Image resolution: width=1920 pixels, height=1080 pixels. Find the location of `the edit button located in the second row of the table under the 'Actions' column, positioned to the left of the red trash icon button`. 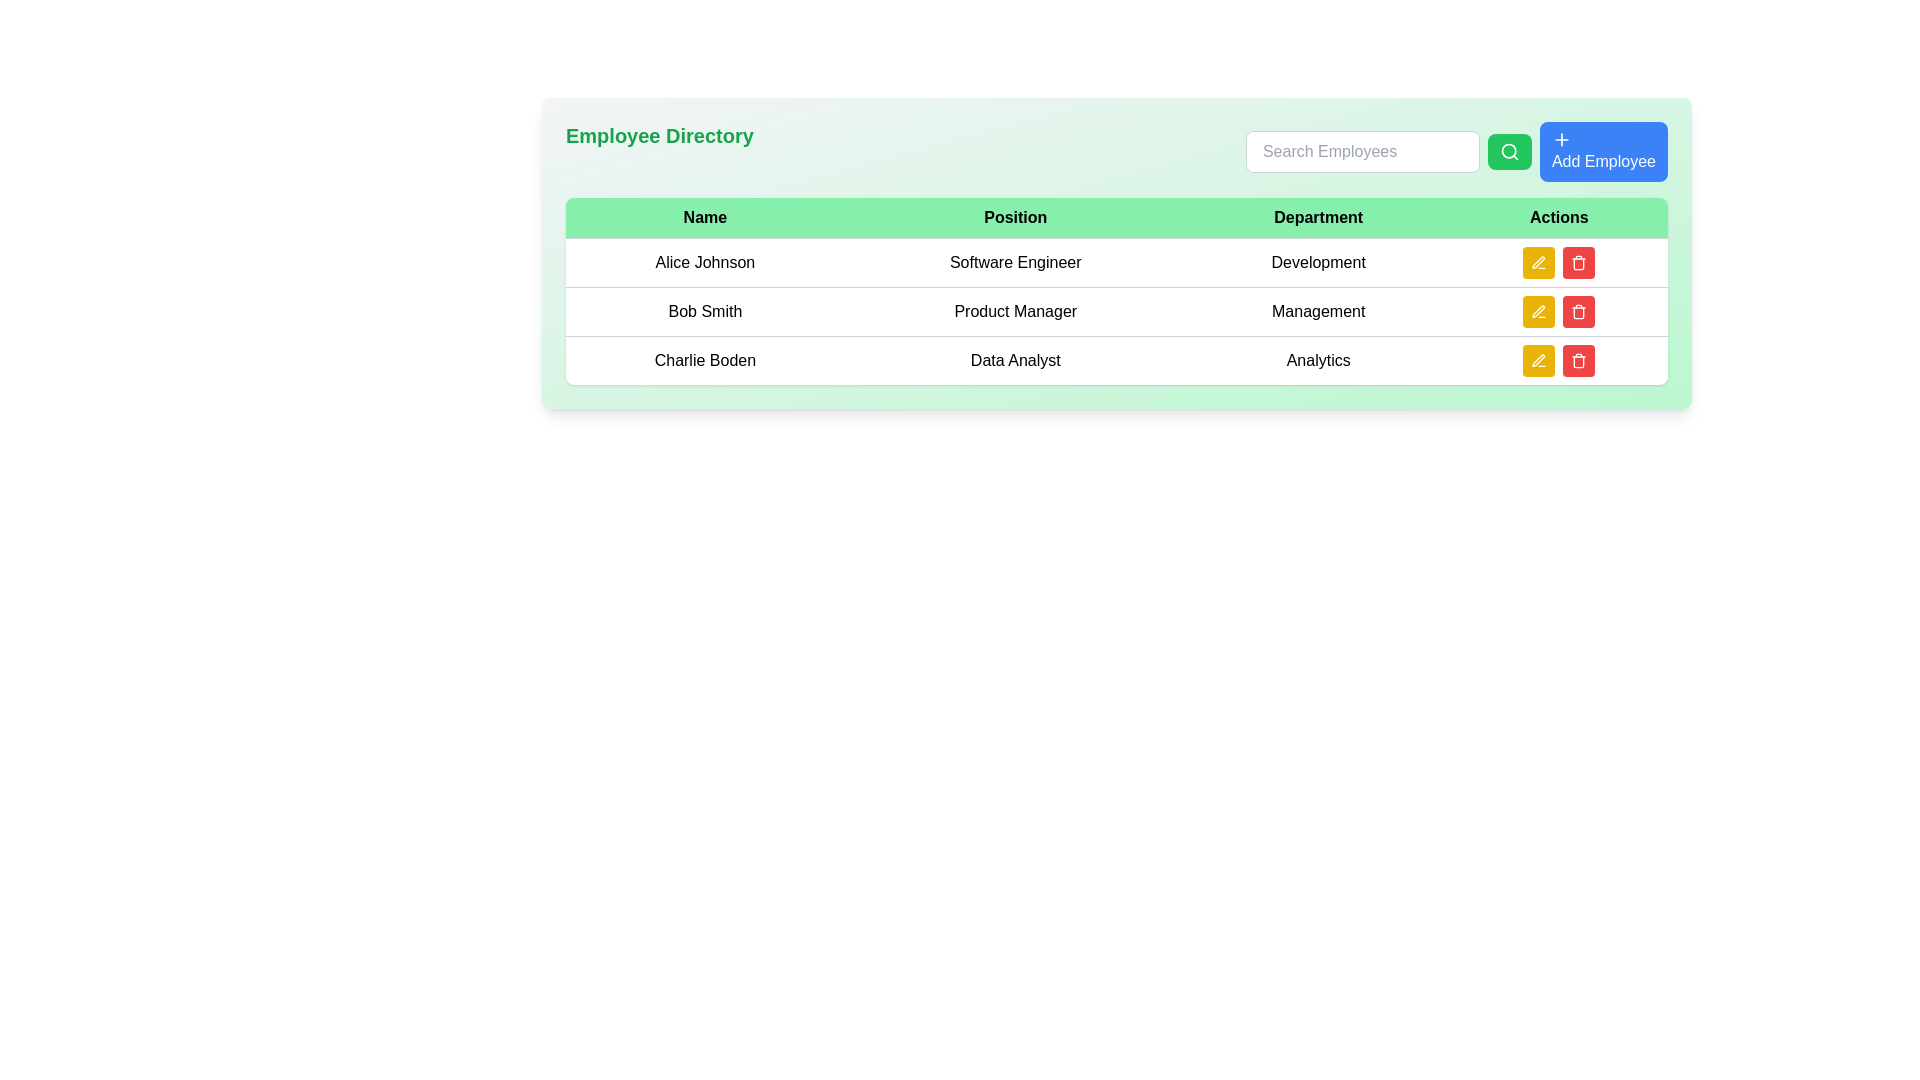

the edit button located in the second row of the table under the 'Actions' column, positioned to the left of the red trash icon button is located at coordinates (1538, 312).